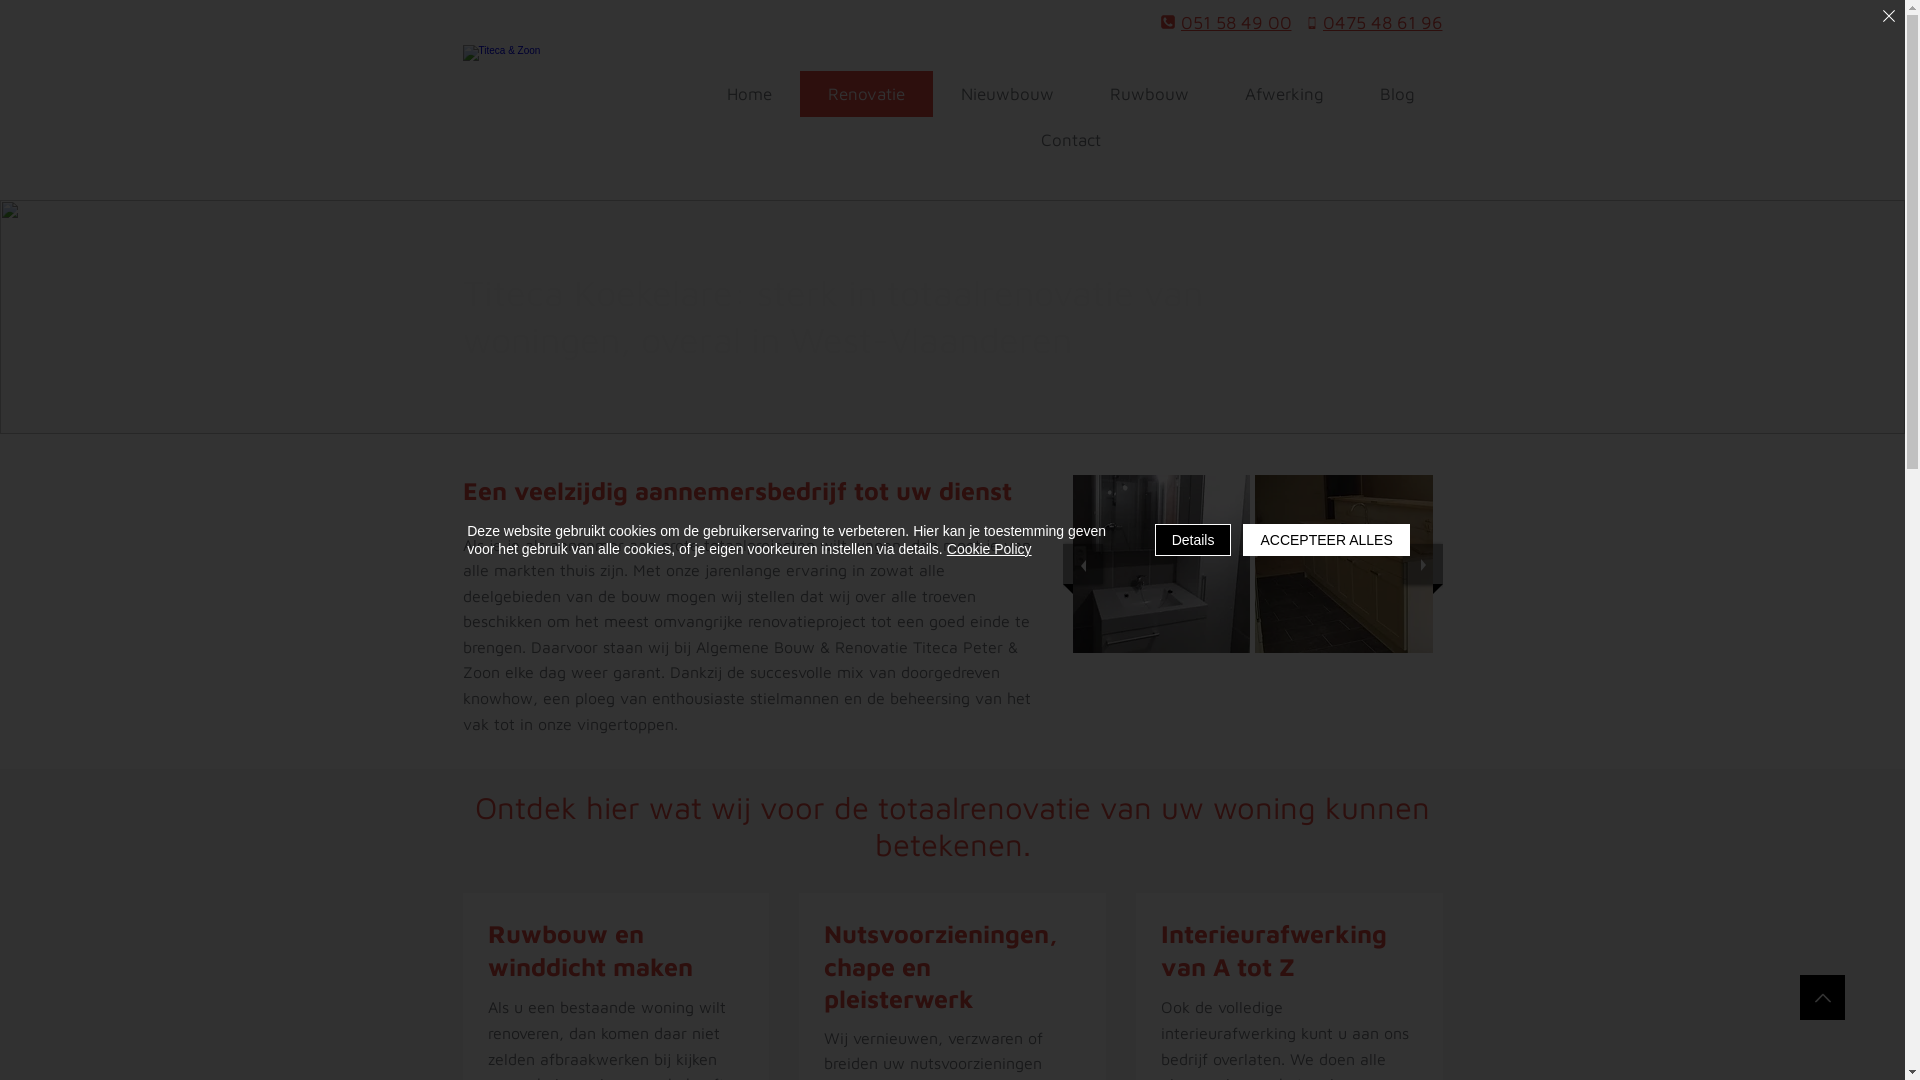 The height and width of the screenshot is (1080, 1920). I want to click on 'Contact', so click(1069, 138).